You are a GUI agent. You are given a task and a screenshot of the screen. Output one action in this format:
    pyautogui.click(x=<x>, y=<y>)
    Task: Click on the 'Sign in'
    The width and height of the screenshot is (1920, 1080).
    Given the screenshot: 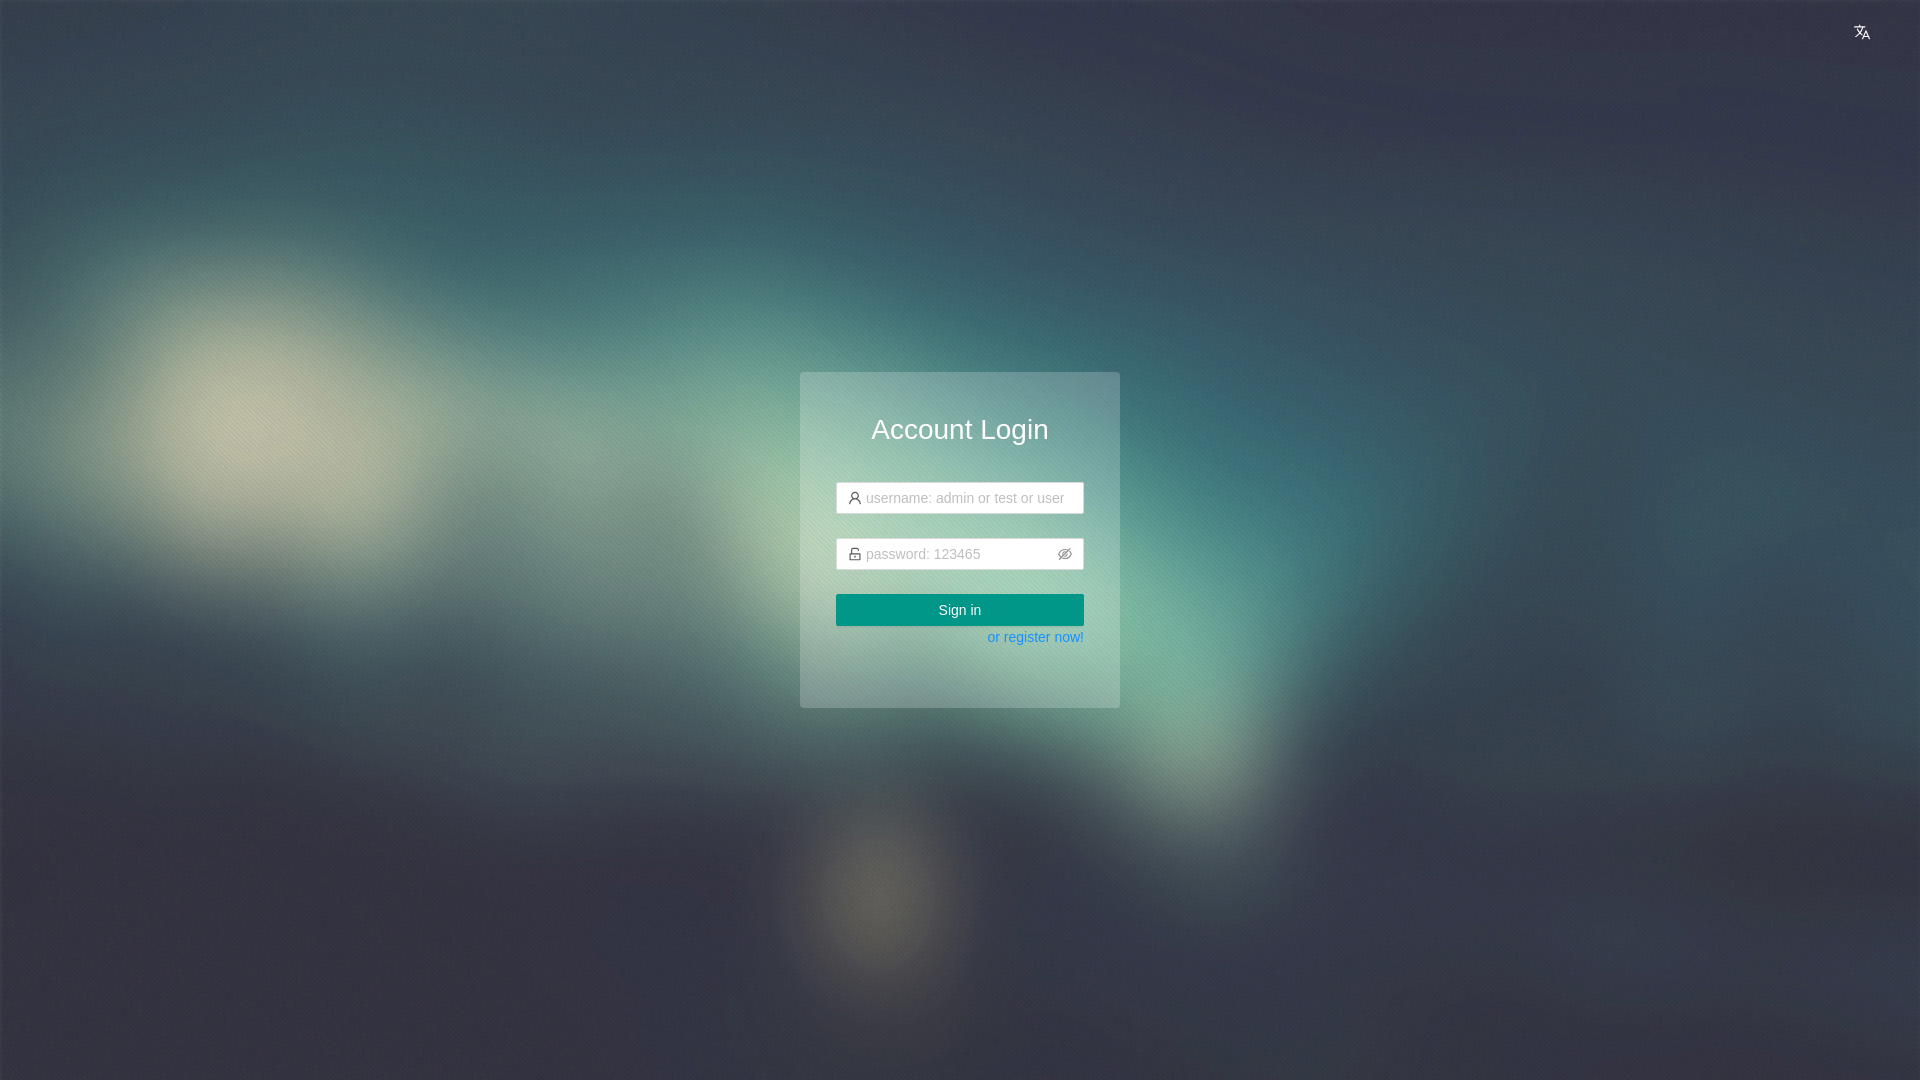 What is the action you would take?
    pyautogui.click(x=960, y=608)
    